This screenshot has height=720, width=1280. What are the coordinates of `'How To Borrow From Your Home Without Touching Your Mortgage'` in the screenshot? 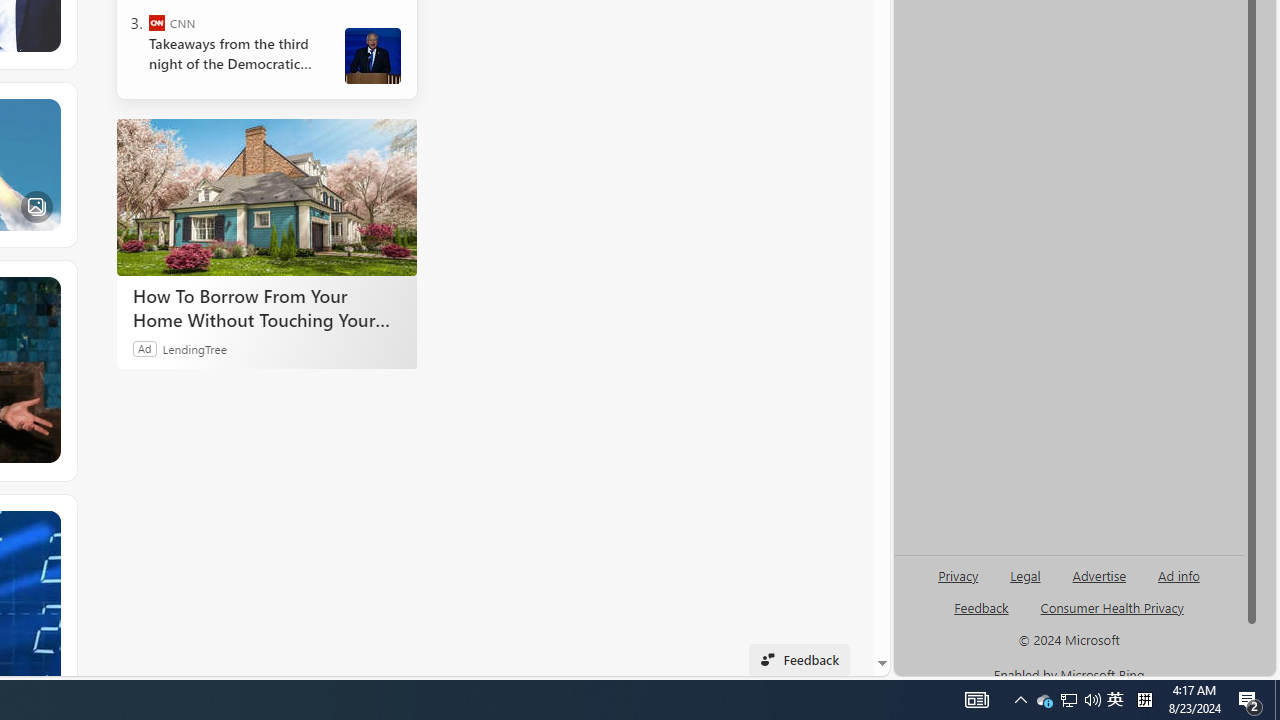 It's located at (265, 197).